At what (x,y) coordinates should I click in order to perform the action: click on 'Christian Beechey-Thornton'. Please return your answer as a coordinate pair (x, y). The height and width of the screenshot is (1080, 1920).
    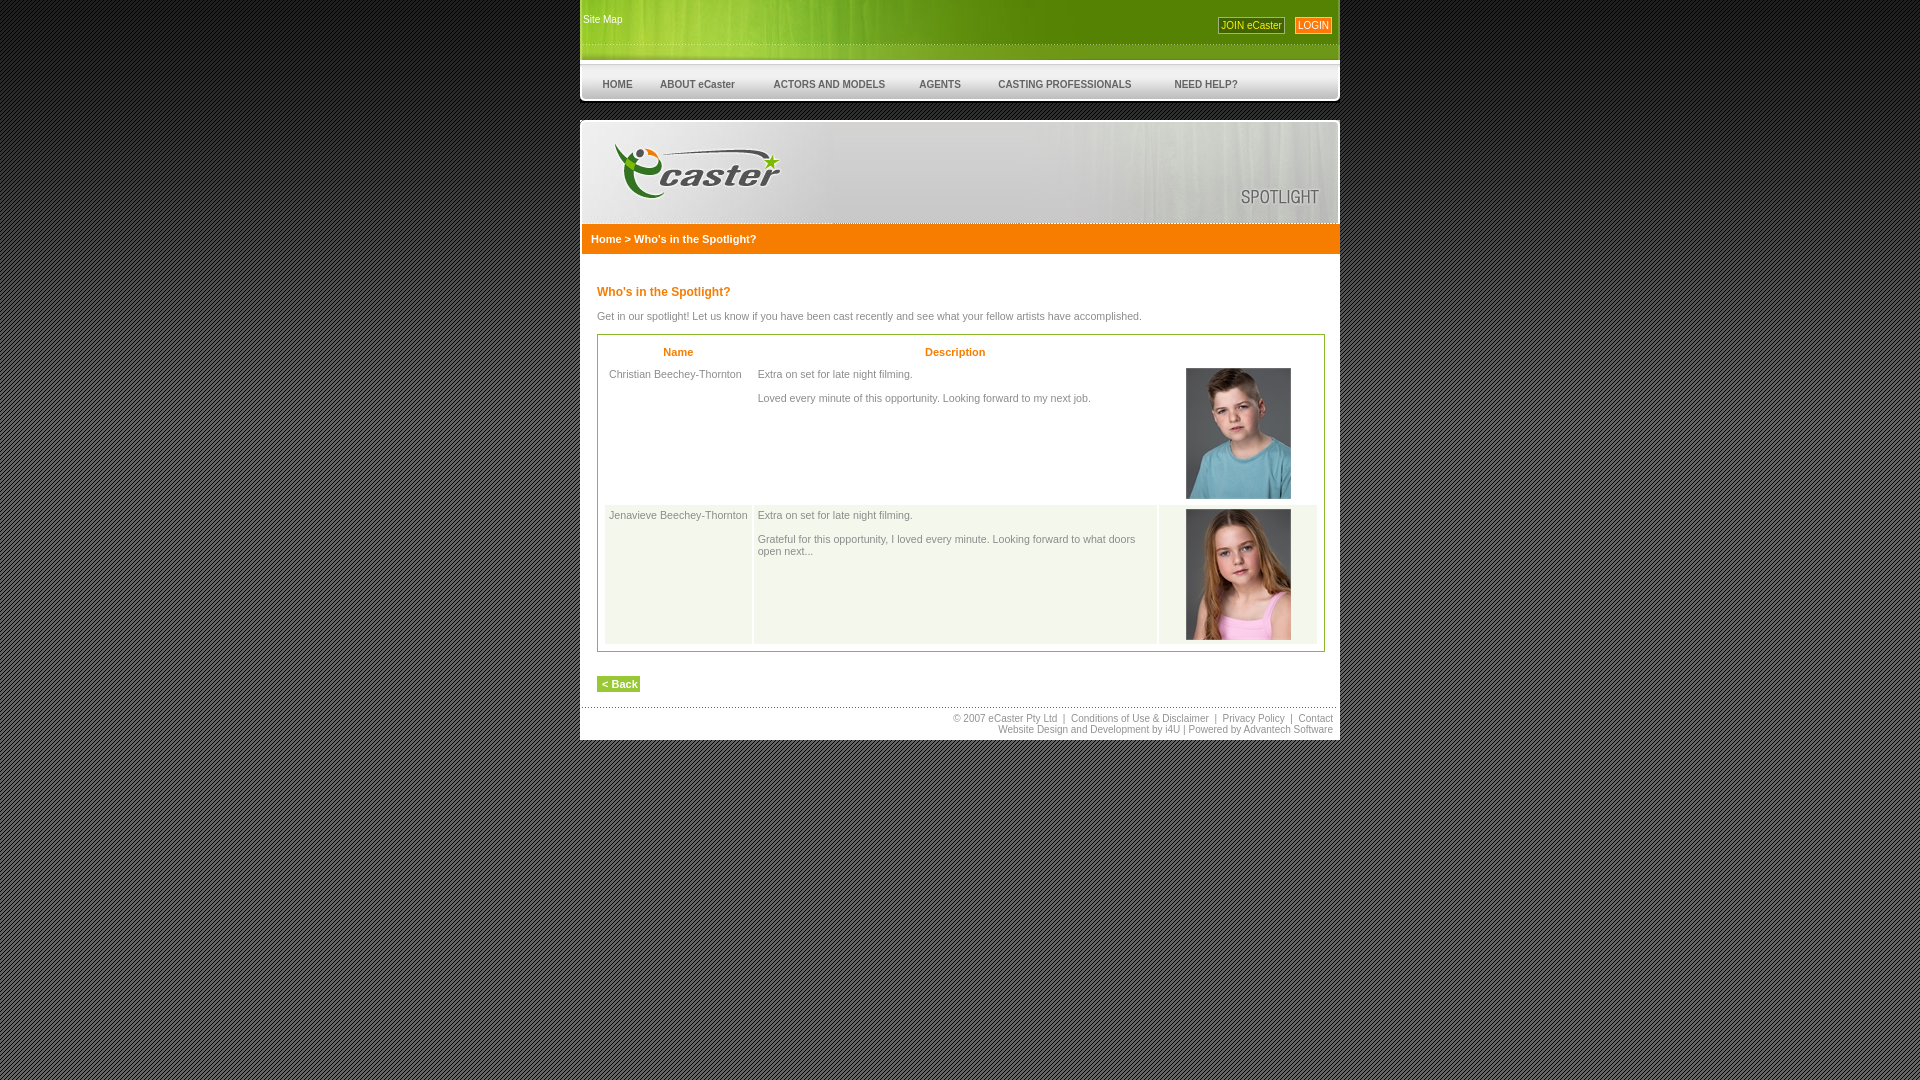
    Looking at the image, I should click on (675, 374).